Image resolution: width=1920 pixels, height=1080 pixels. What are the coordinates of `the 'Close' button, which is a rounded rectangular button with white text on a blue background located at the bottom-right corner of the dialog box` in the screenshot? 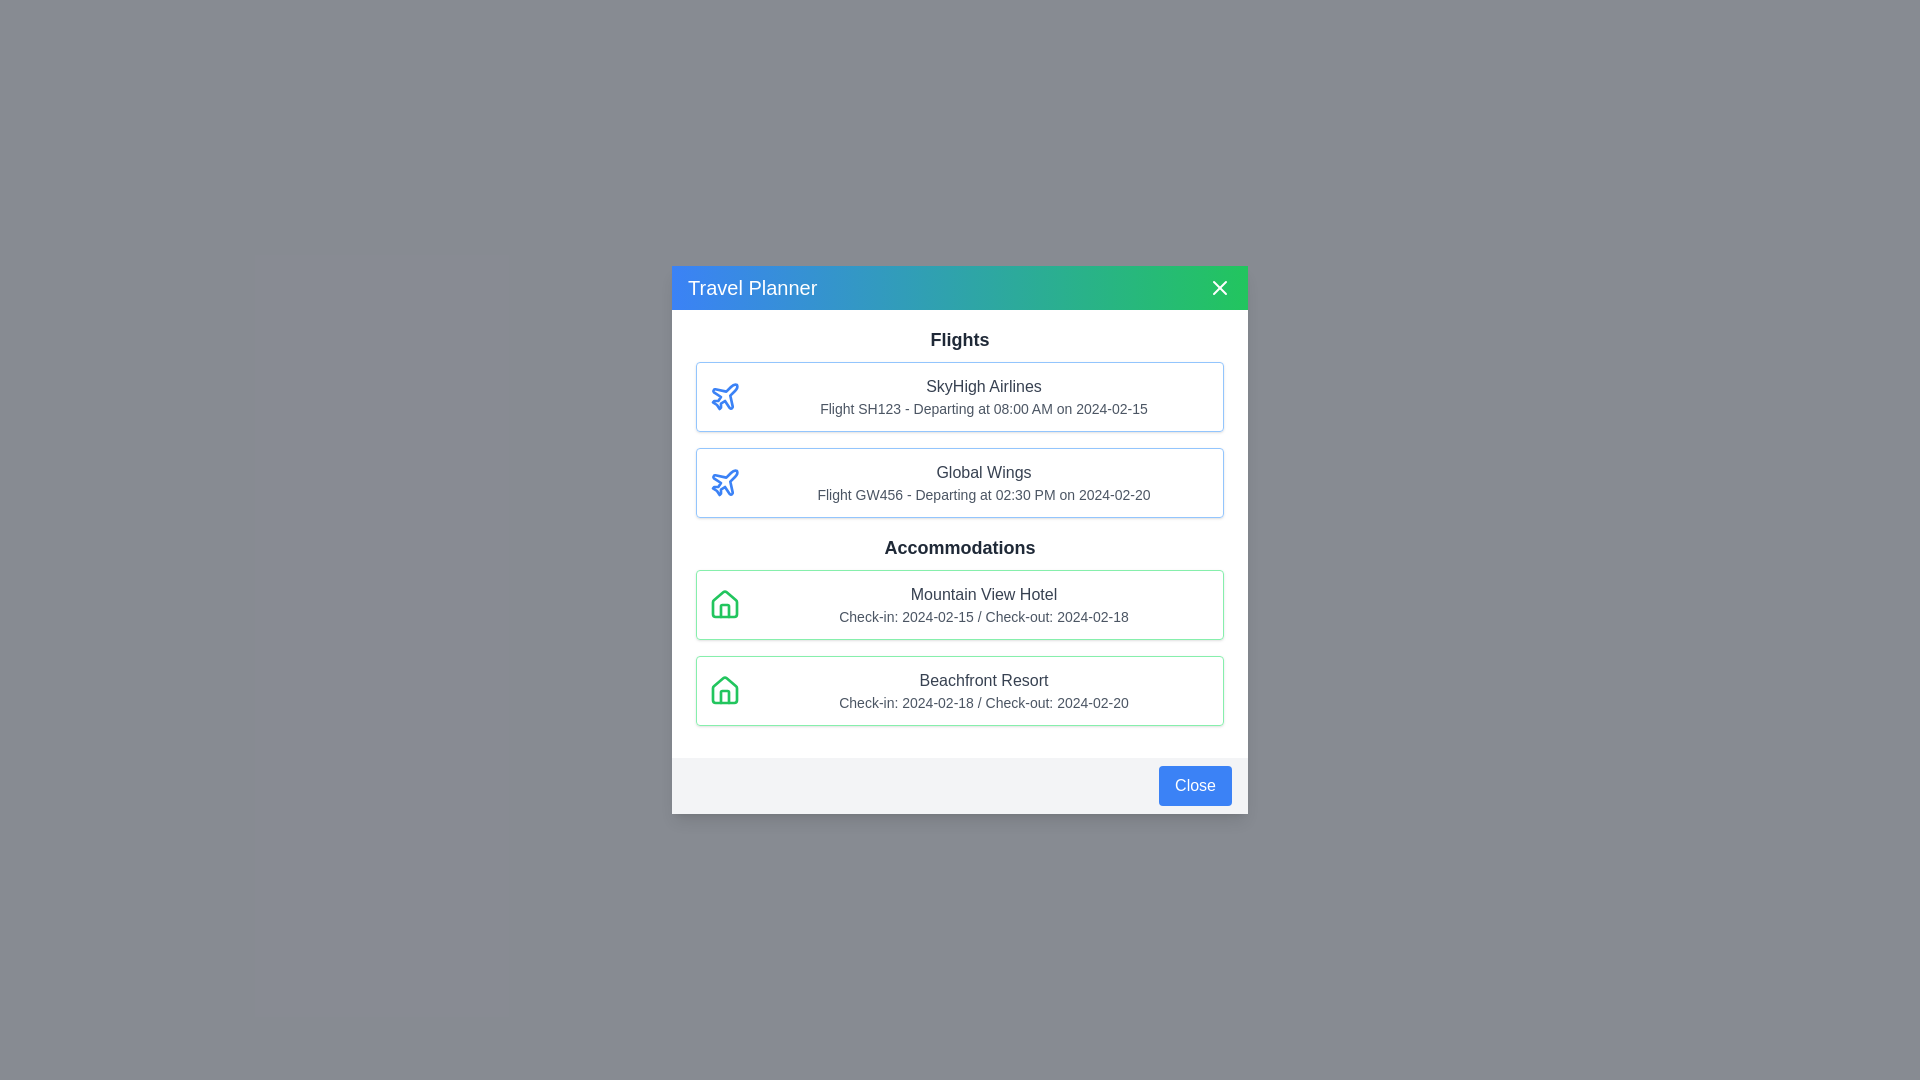 It's located at (1195, 785).